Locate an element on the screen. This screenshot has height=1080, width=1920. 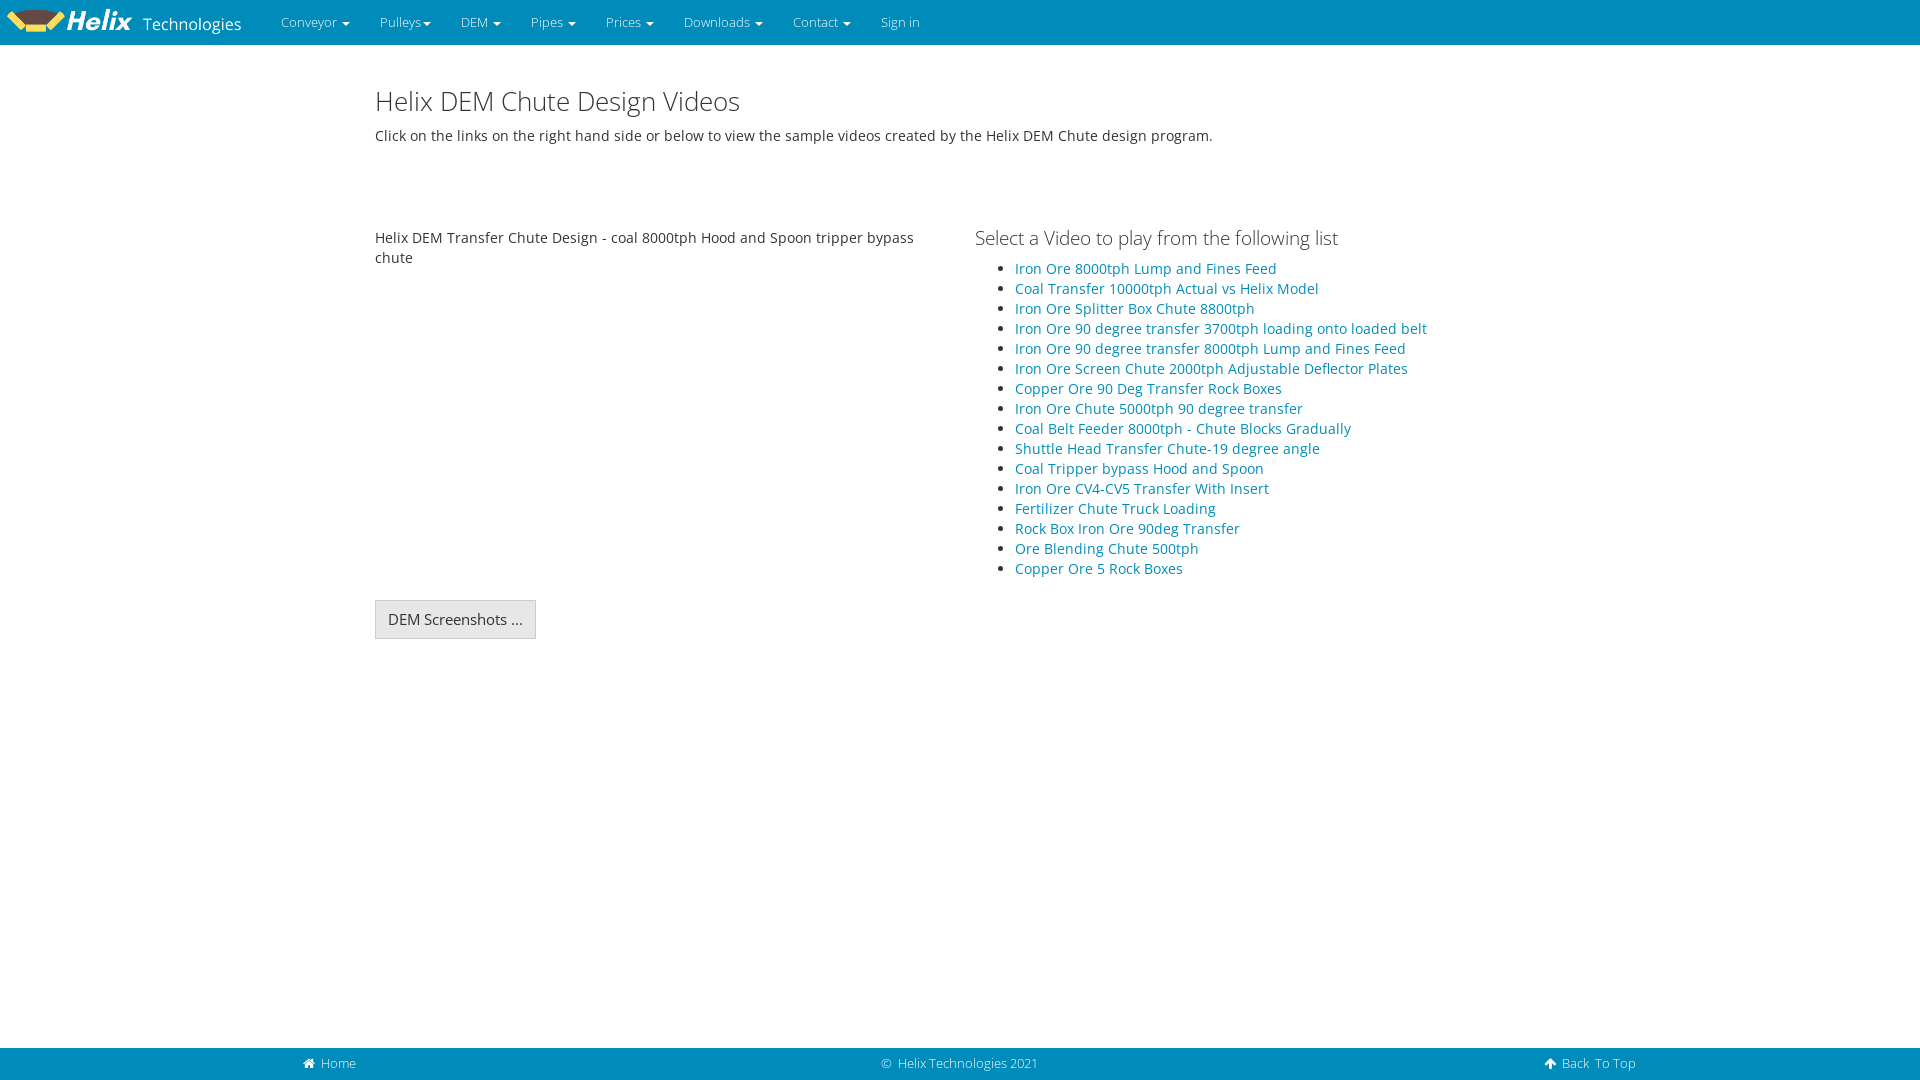
'DEM Screenshots ...' is located at coordinates (454, 618).